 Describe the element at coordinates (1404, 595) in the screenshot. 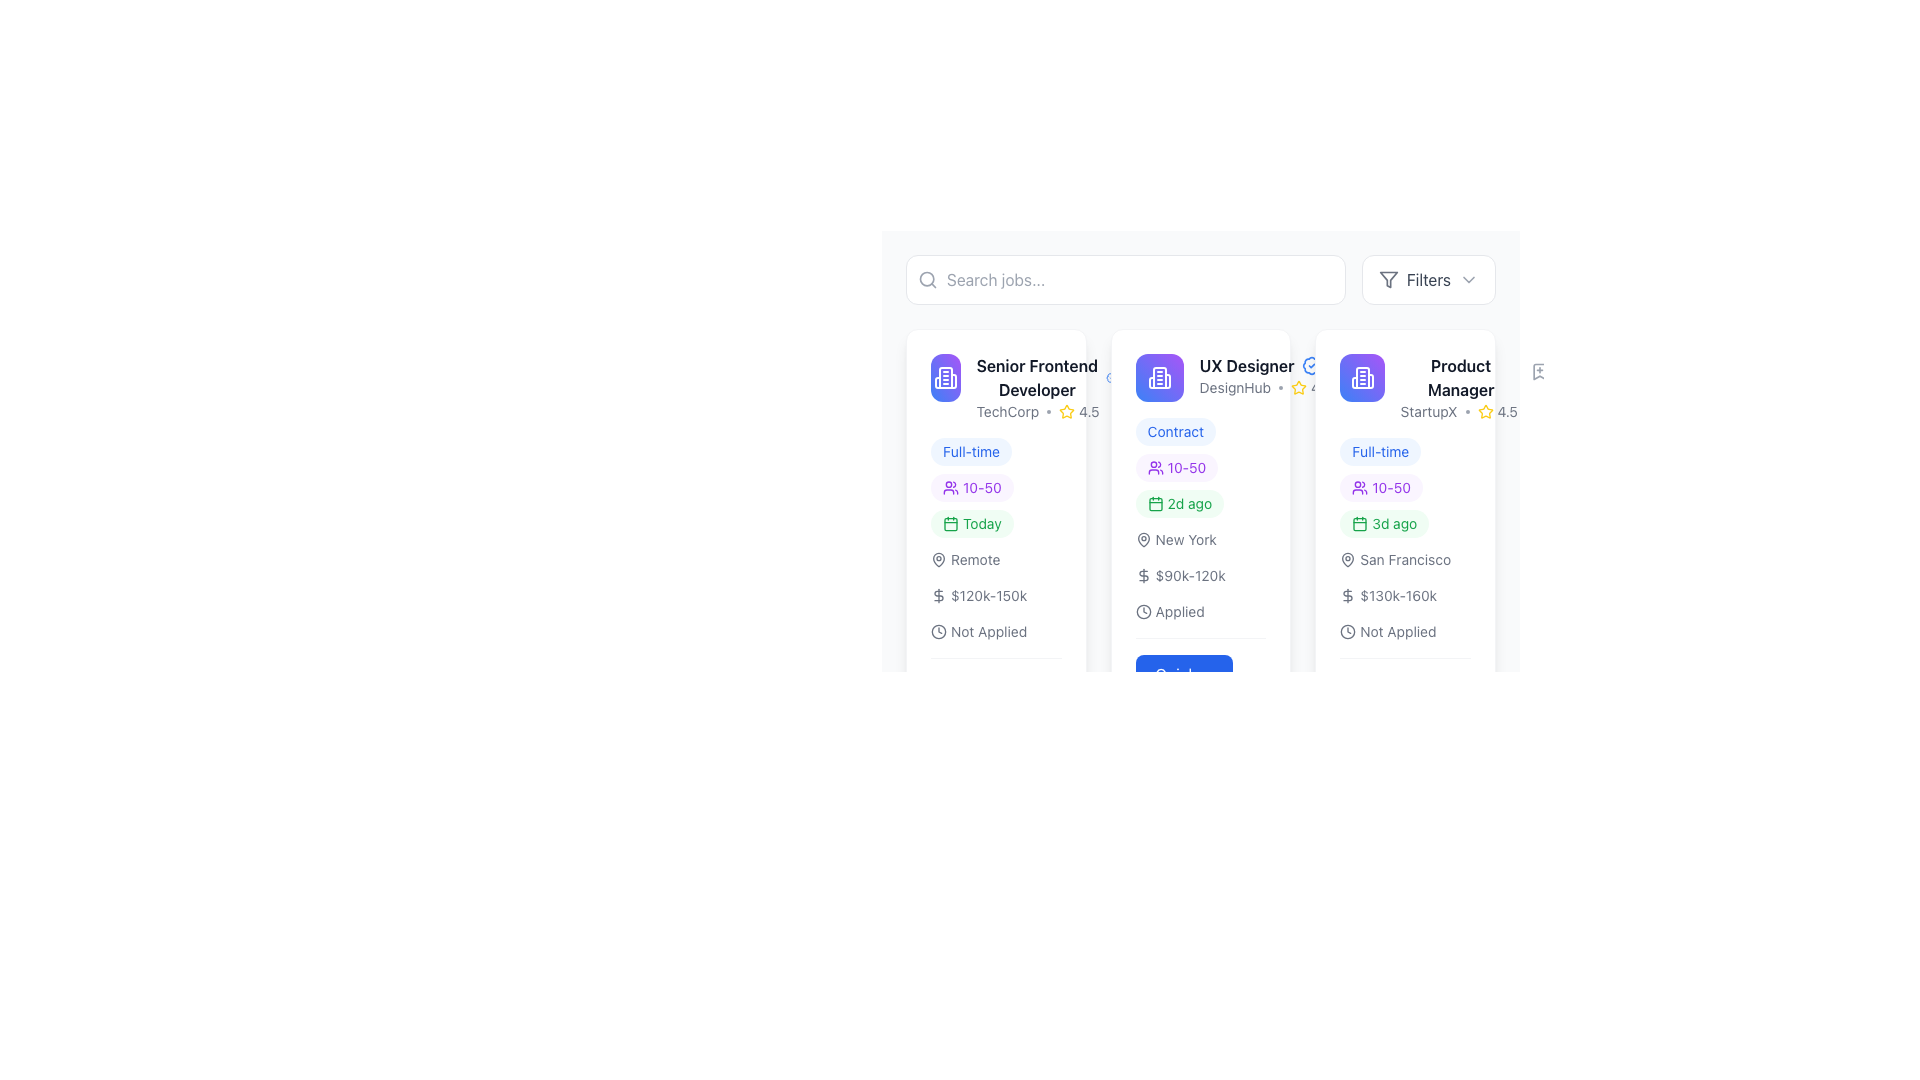

I see `the informational text group displaying 'San Francisco', '$130k-160k', and 'Not Applied' within the 'Product Manager' card located in the bottom section of the rightmost job card` at that location.